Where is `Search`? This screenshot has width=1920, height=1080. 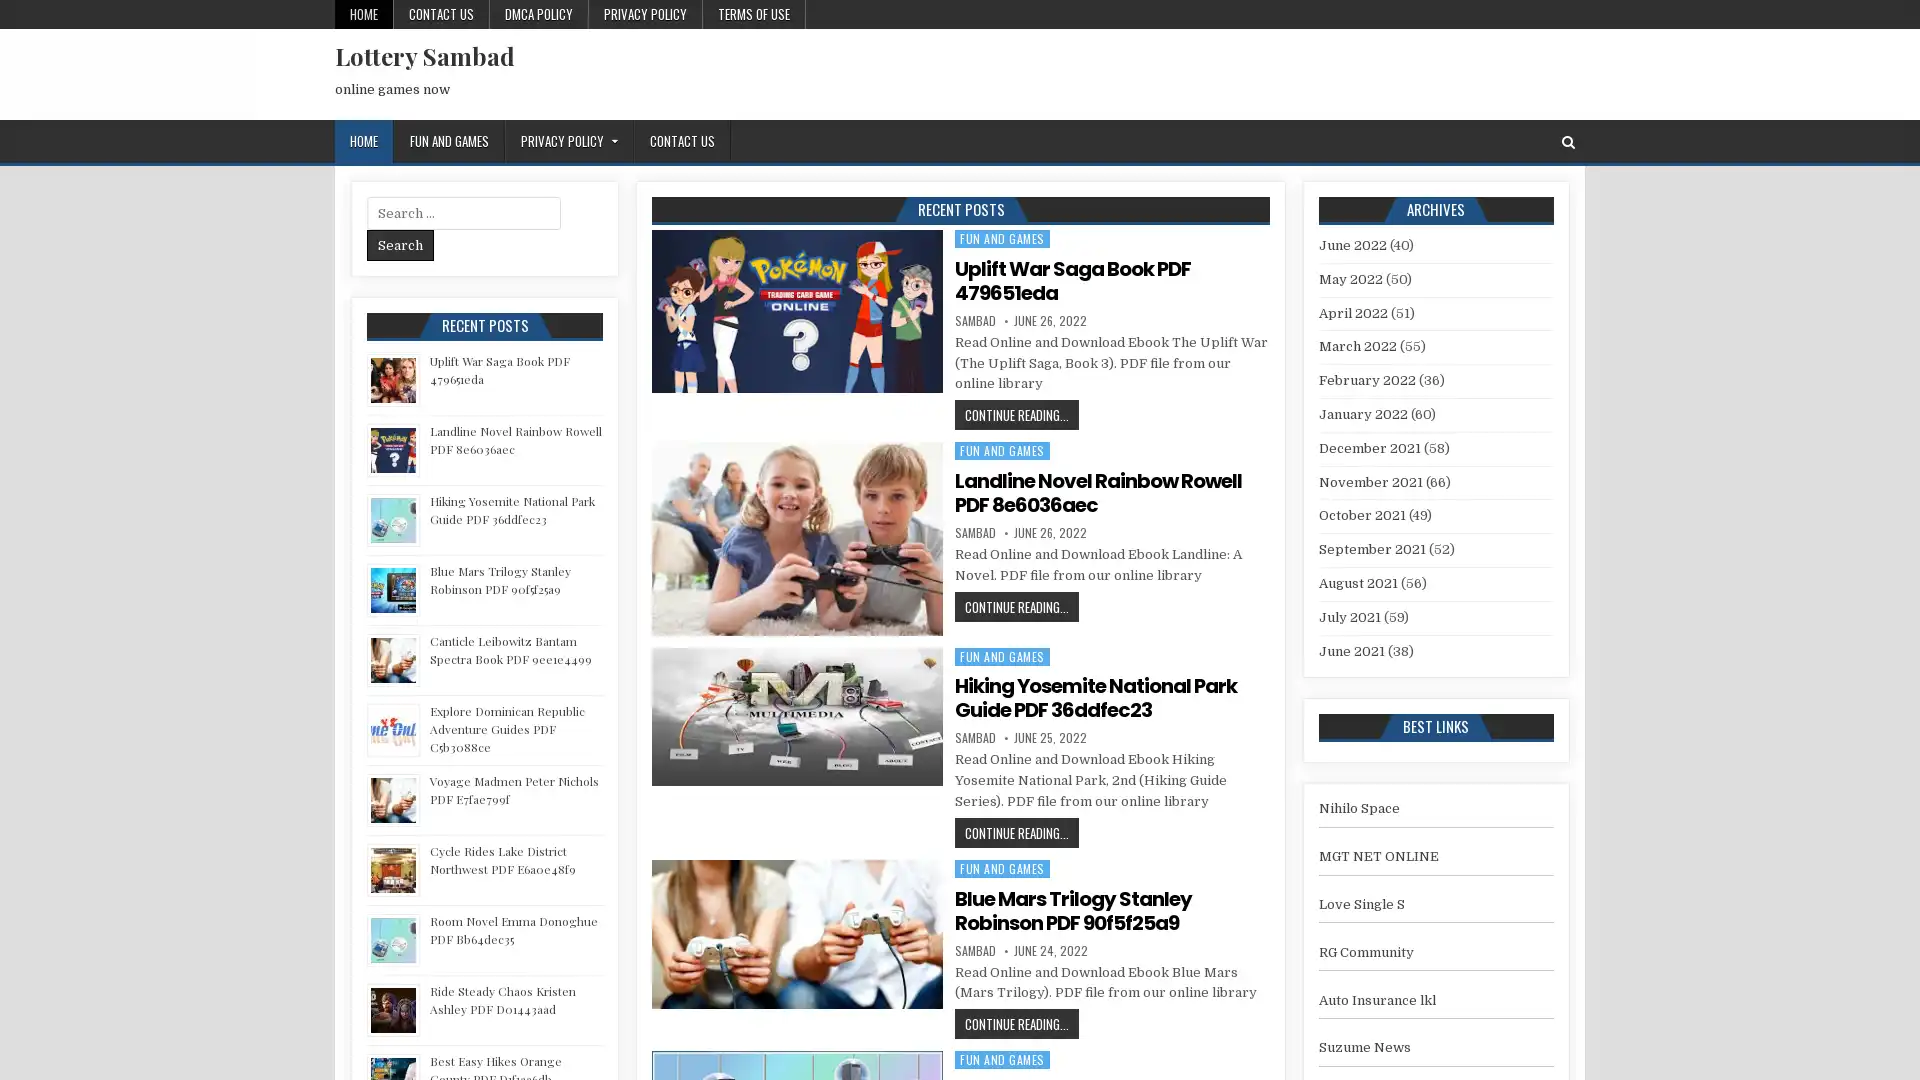 Search is located at coordinates (400, 244).